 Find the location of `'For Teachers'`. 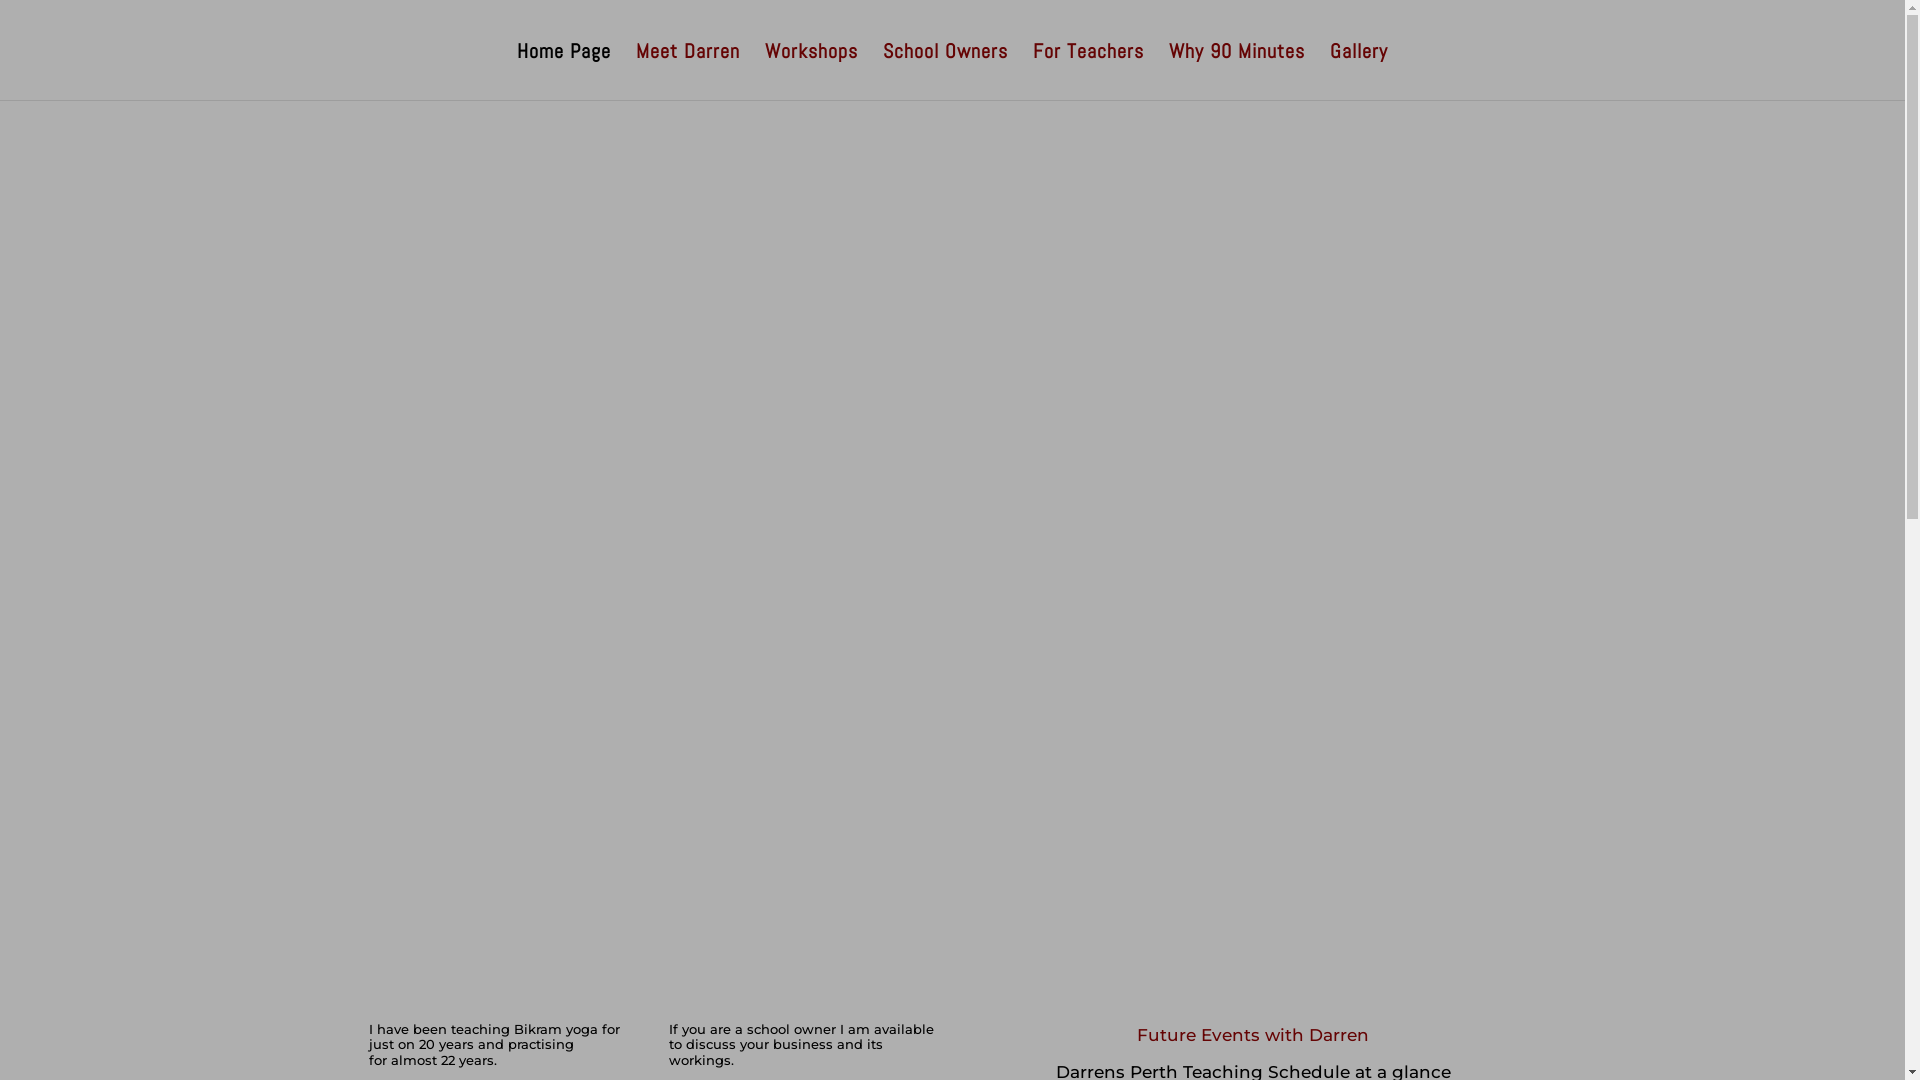

'For Teachers' is located at coordinates (1087, 71).